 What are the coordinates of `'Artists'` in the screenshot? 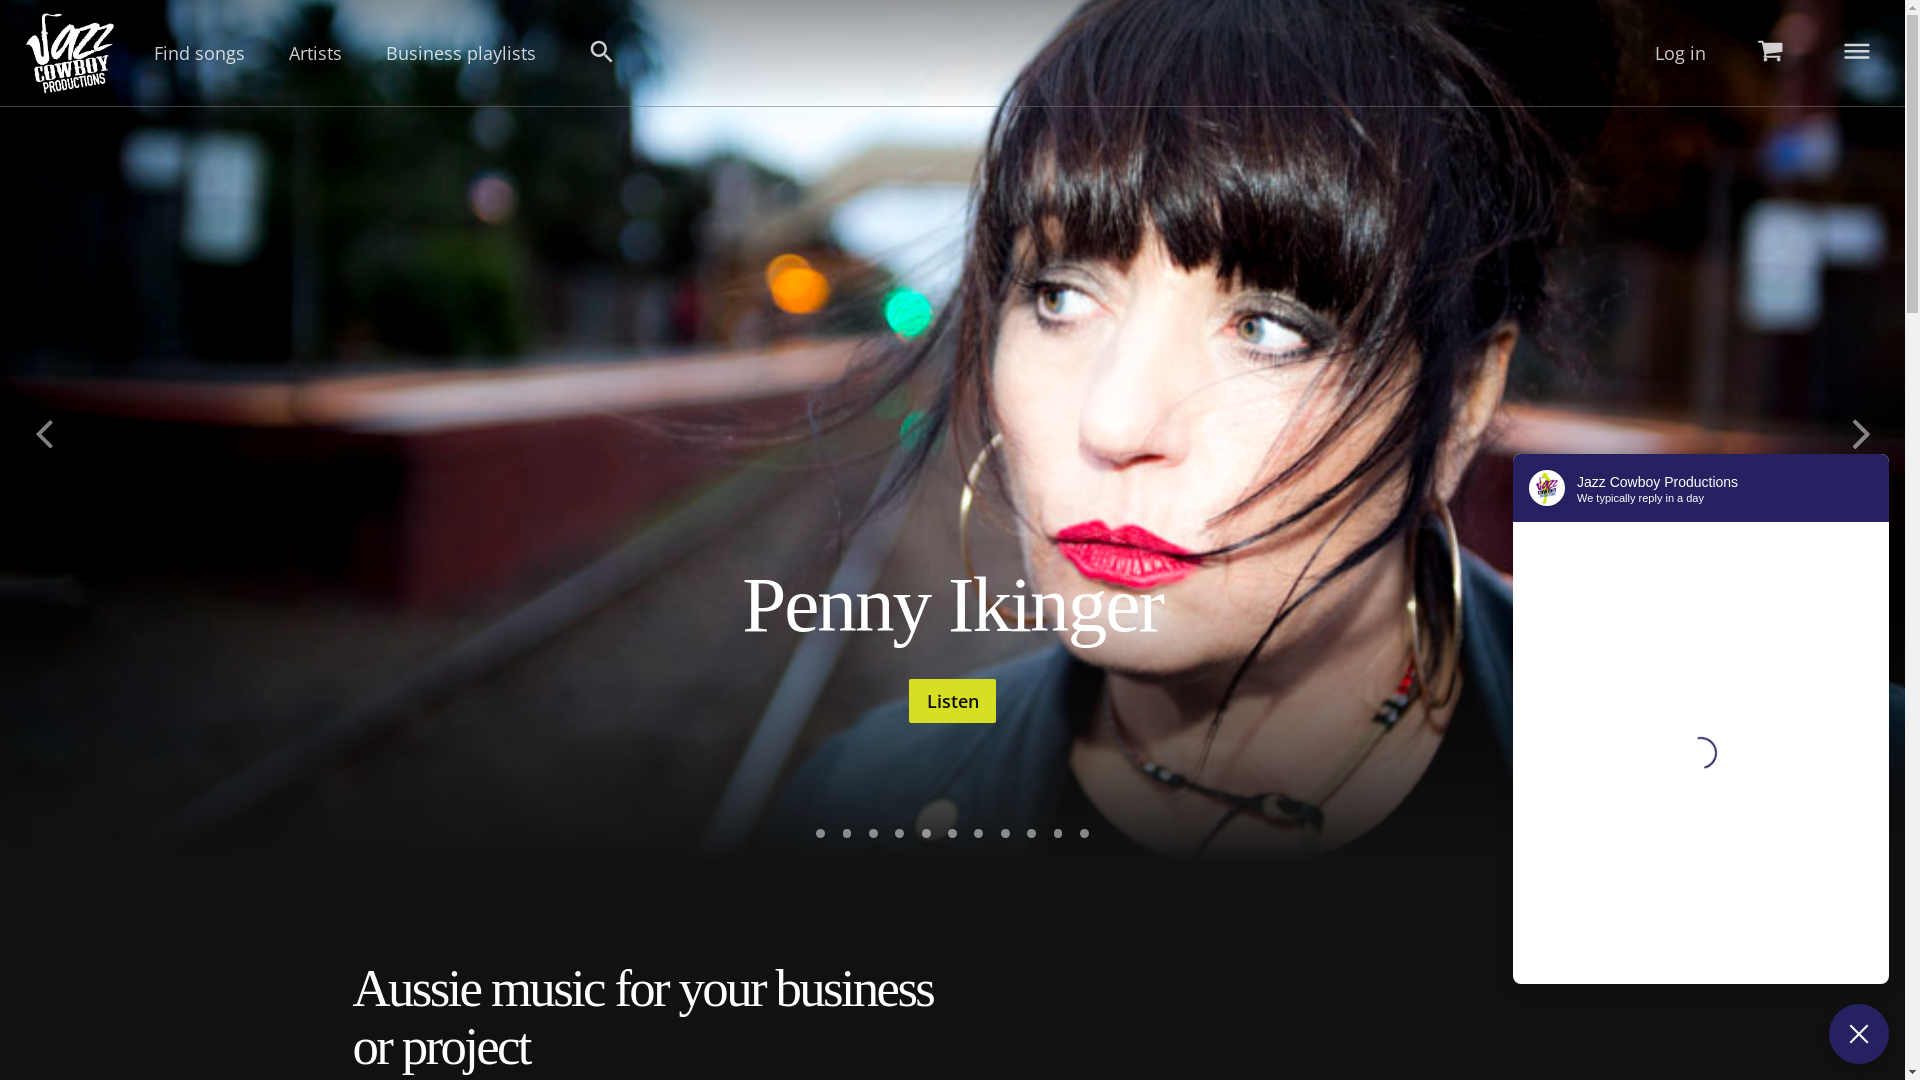 It's located at (287, 52).